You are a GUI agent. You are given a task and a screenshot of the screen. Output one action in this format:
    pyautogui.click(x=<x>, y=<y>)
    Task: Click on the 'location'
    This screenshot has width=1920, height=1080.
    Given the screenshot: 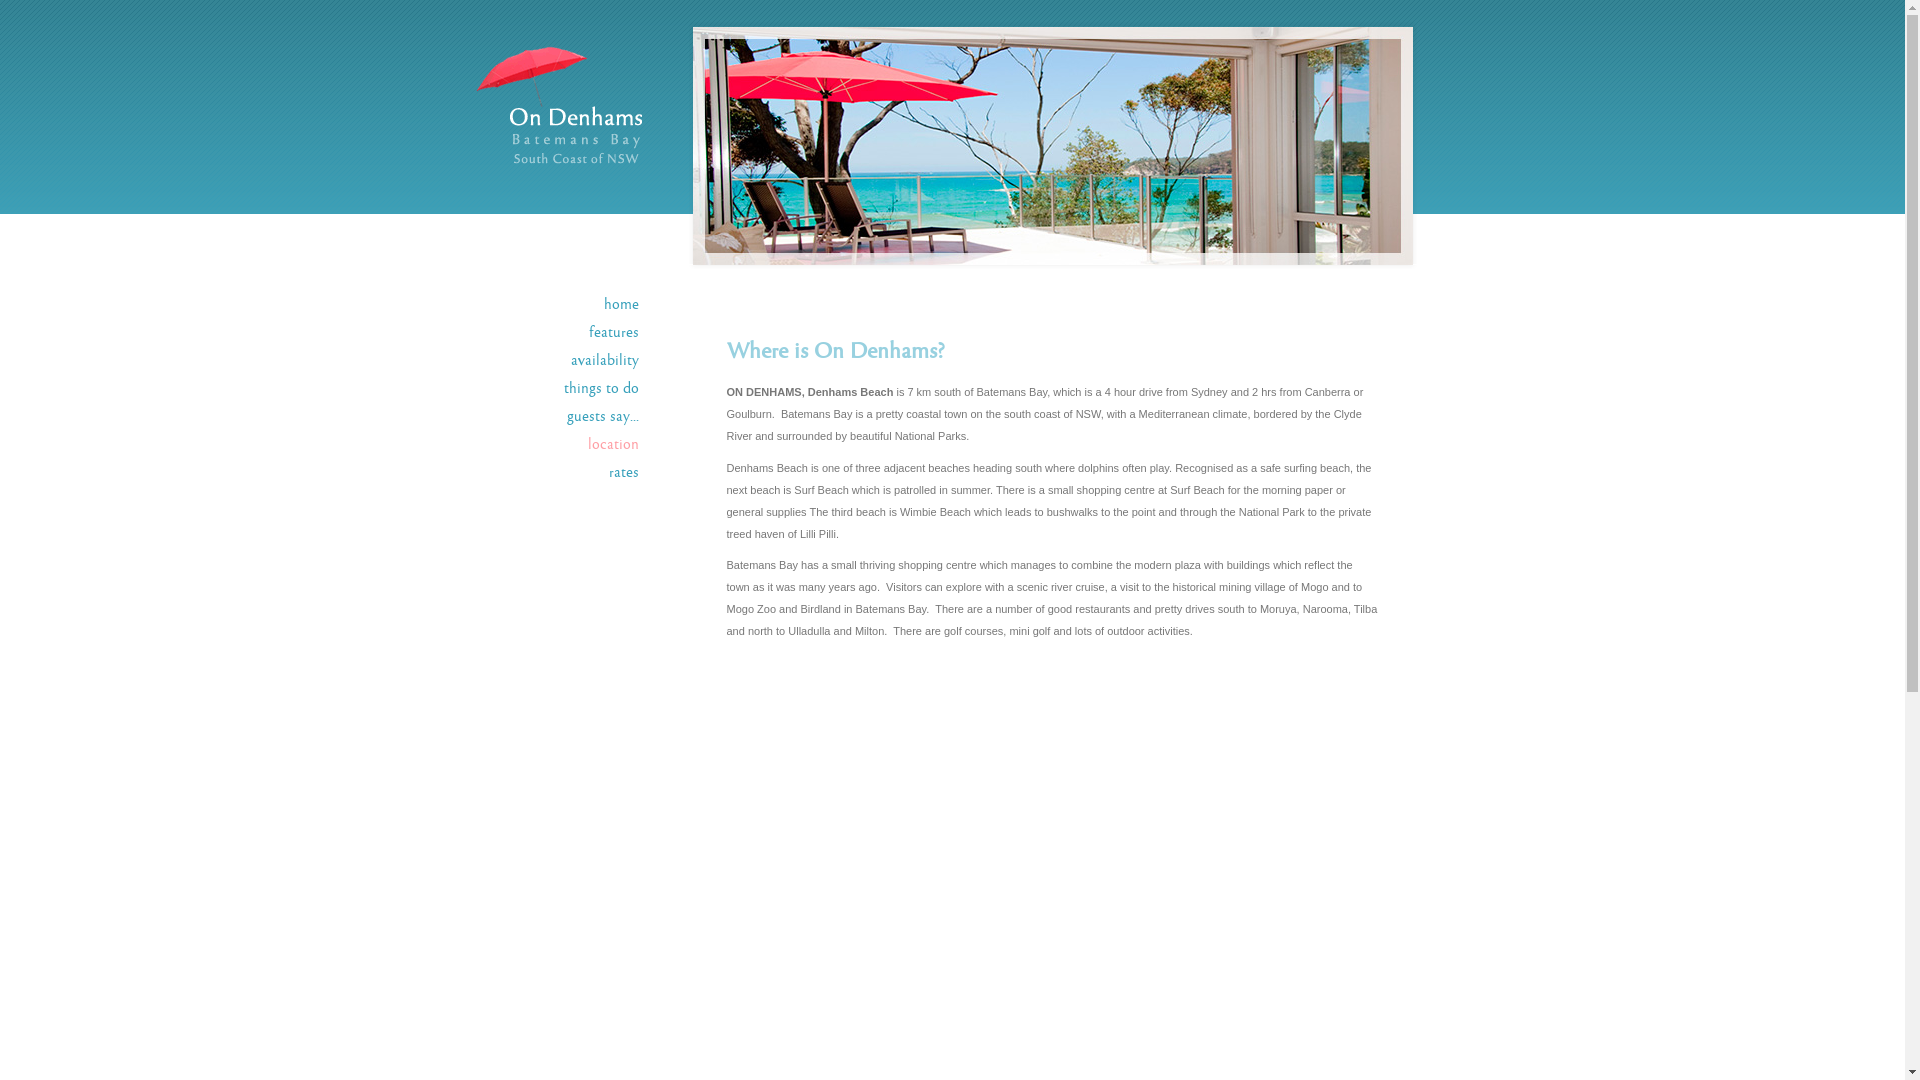 What is the action you would take?
    pyautogui.click(x=612, y=443)
    